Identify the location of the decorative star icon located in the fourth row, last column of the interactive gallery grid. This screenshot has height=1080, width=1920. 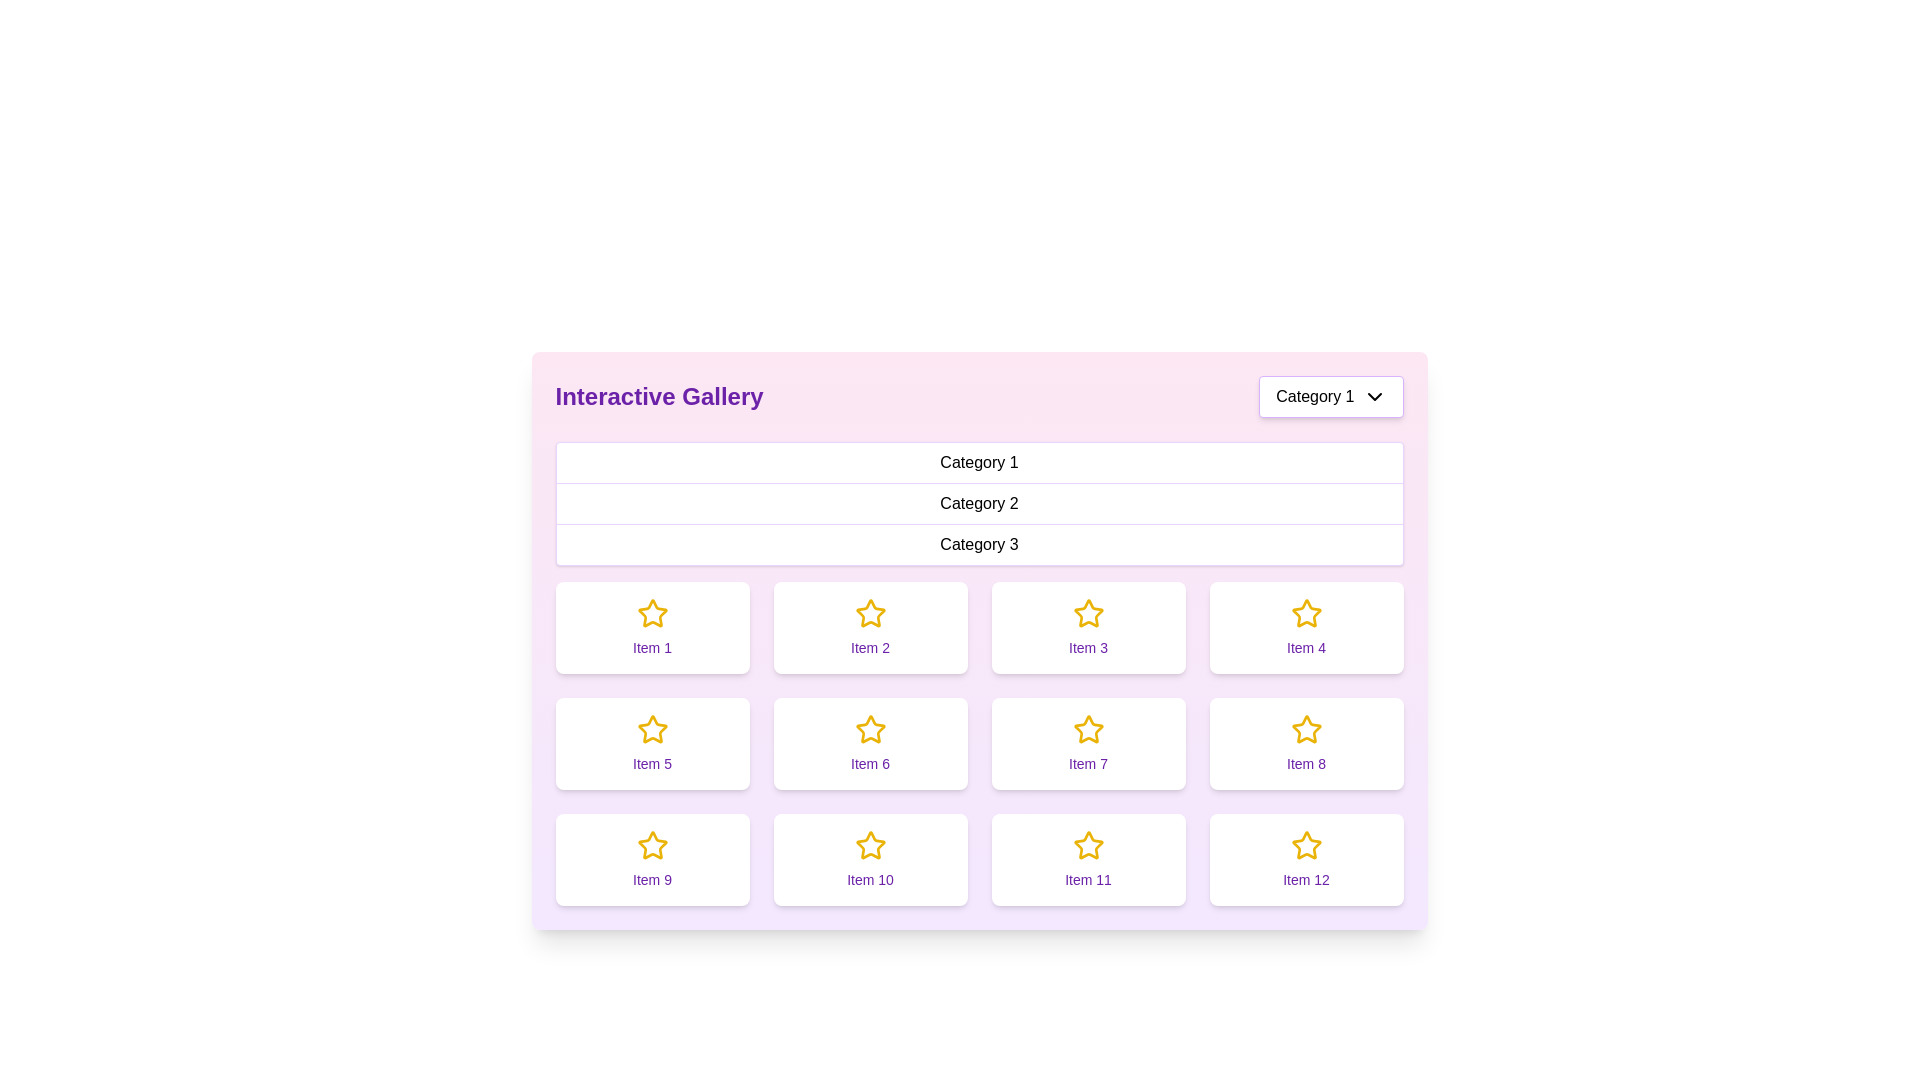
(1306, 845).